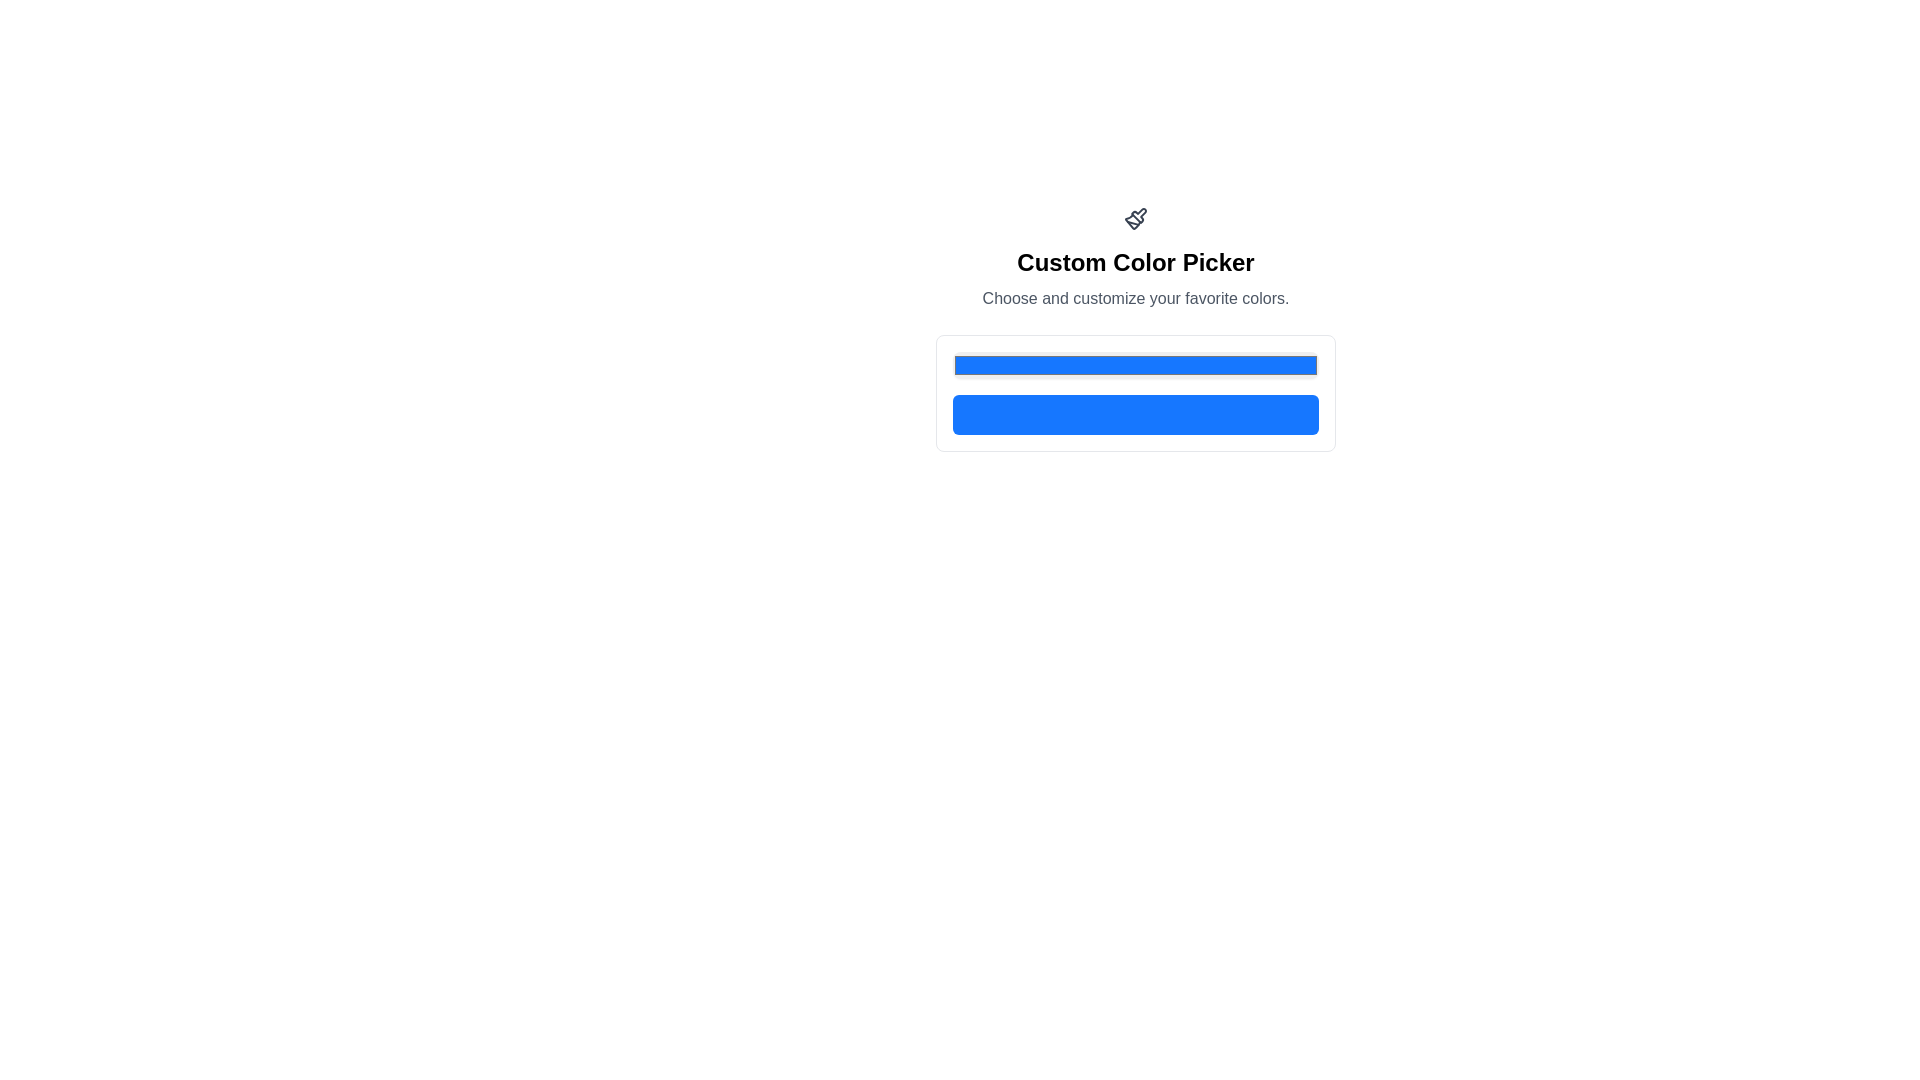 Image resolution: width=1920 pixels, height=1080 pixels. I want to click on the decorative block or non-interactive placeholder located below the rectangular color input box, which serves as a visual indicator or guideline, so click(1136, 414).